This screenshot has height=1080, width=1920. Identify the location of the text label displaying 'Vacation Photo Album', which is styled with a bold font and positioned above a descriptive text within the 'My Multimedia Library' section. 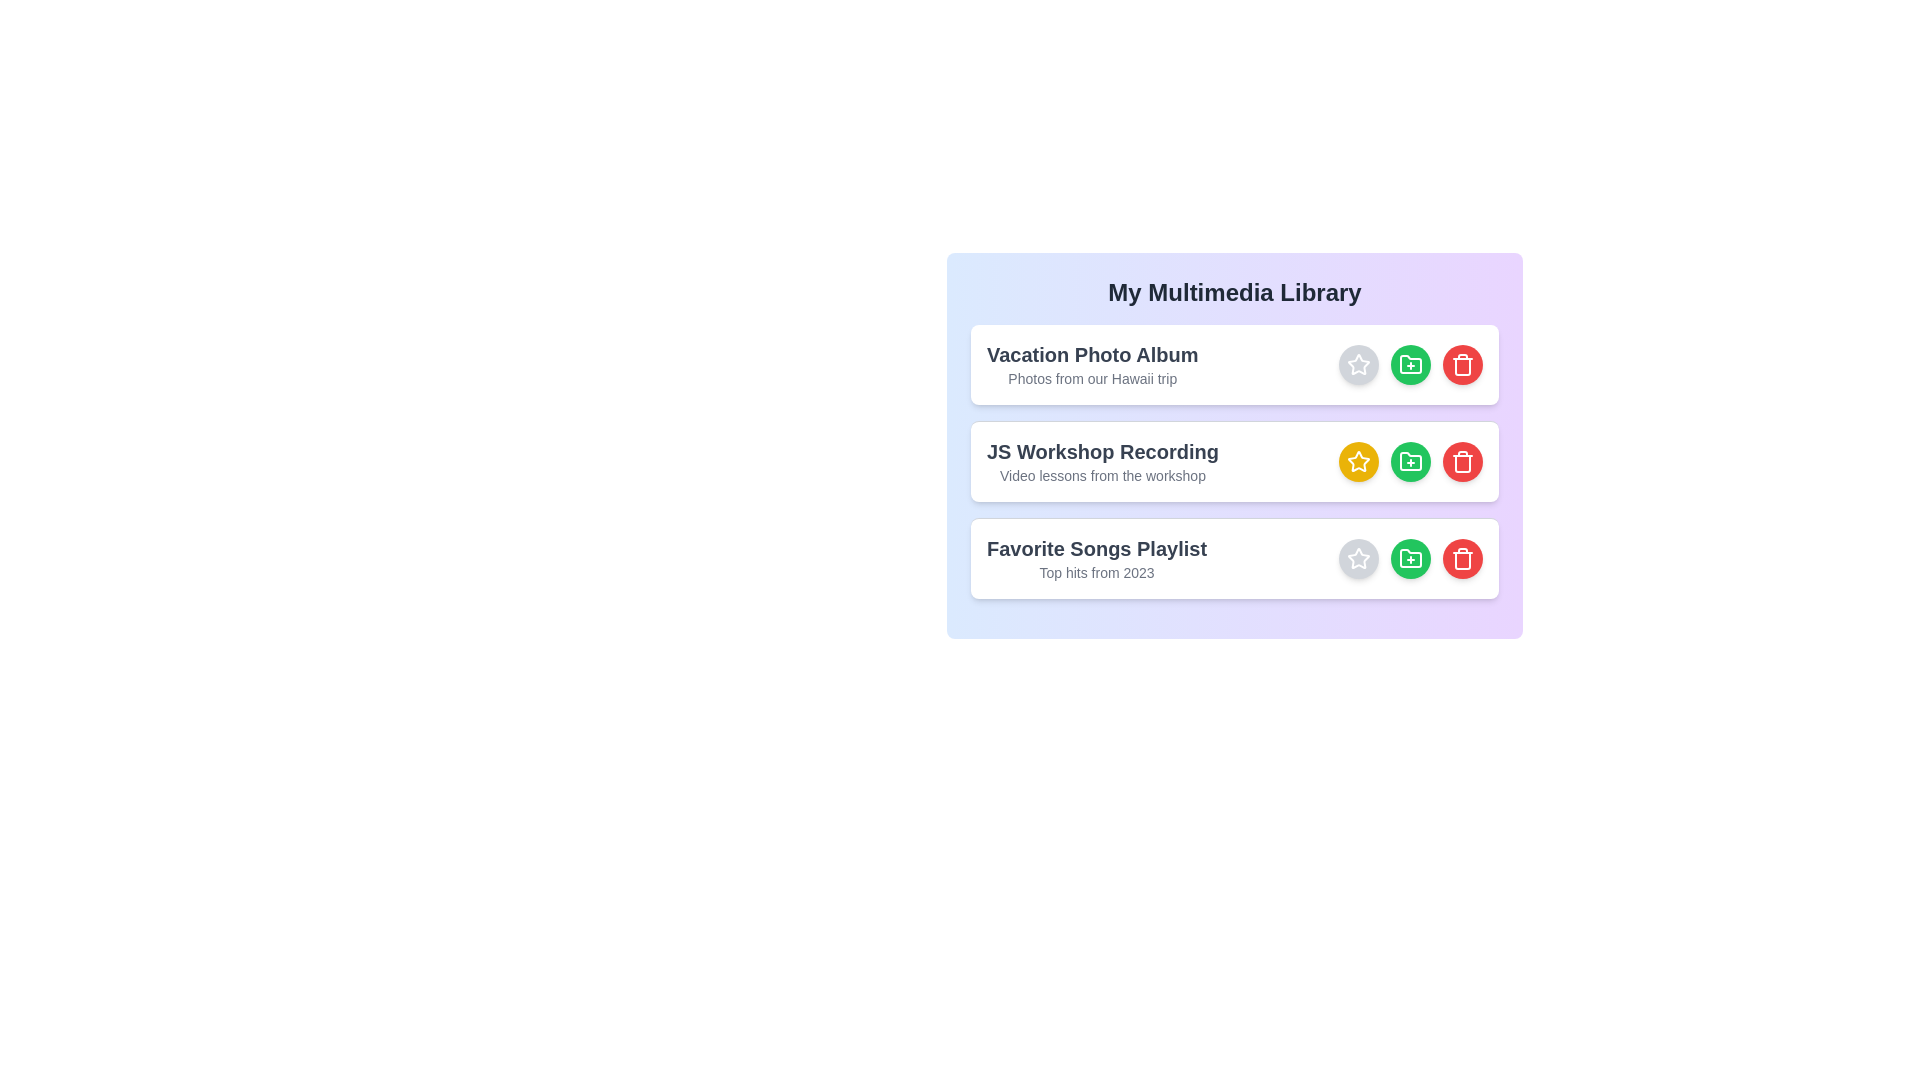
(1091, 353).